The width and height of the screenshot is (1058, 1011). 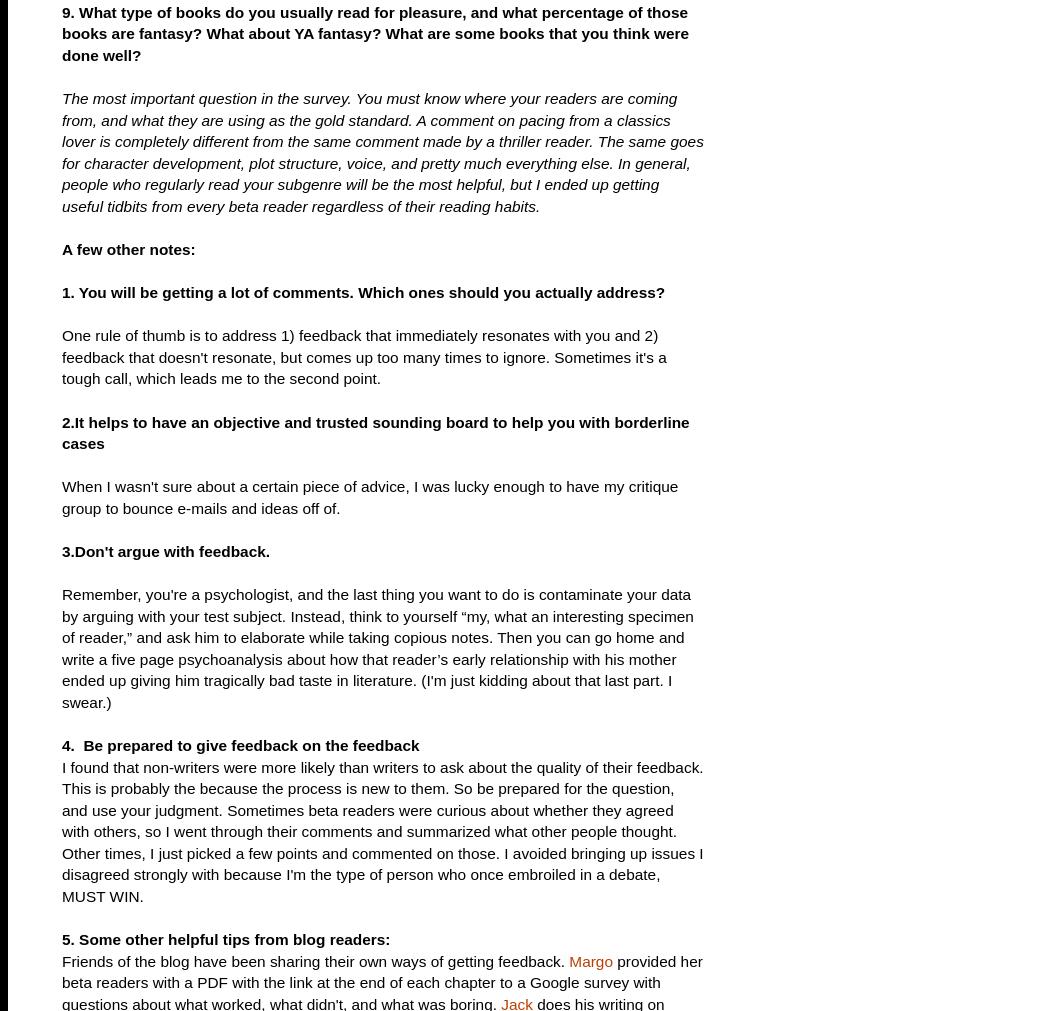 I want to click on 'When I wasn't sure about a certain piece of advice, I was lucky enough to have my critique group to bounce e-mails and ideas off of.', so click(x=369, y=496).